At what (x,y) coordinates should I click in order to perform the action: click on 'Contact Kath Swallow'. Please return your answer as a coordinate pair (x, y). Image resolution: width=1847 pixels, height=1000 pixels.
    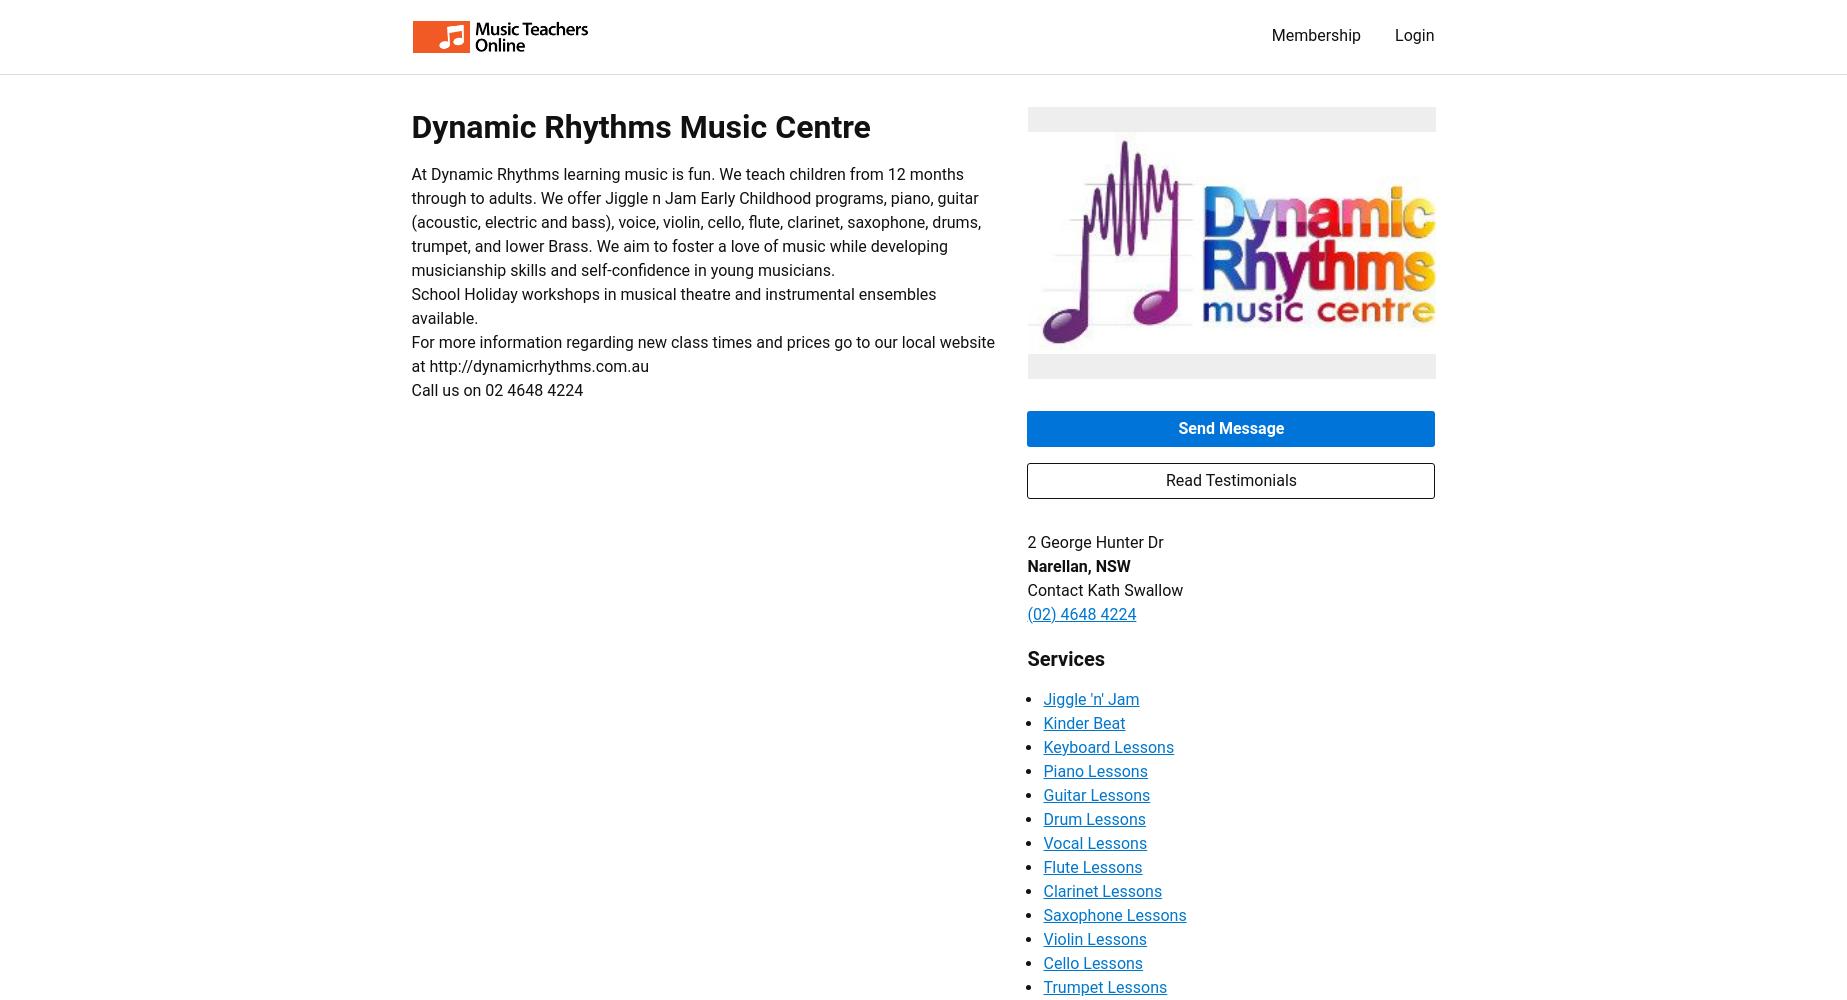
    Looking at the image, I should click on (1104, 588).